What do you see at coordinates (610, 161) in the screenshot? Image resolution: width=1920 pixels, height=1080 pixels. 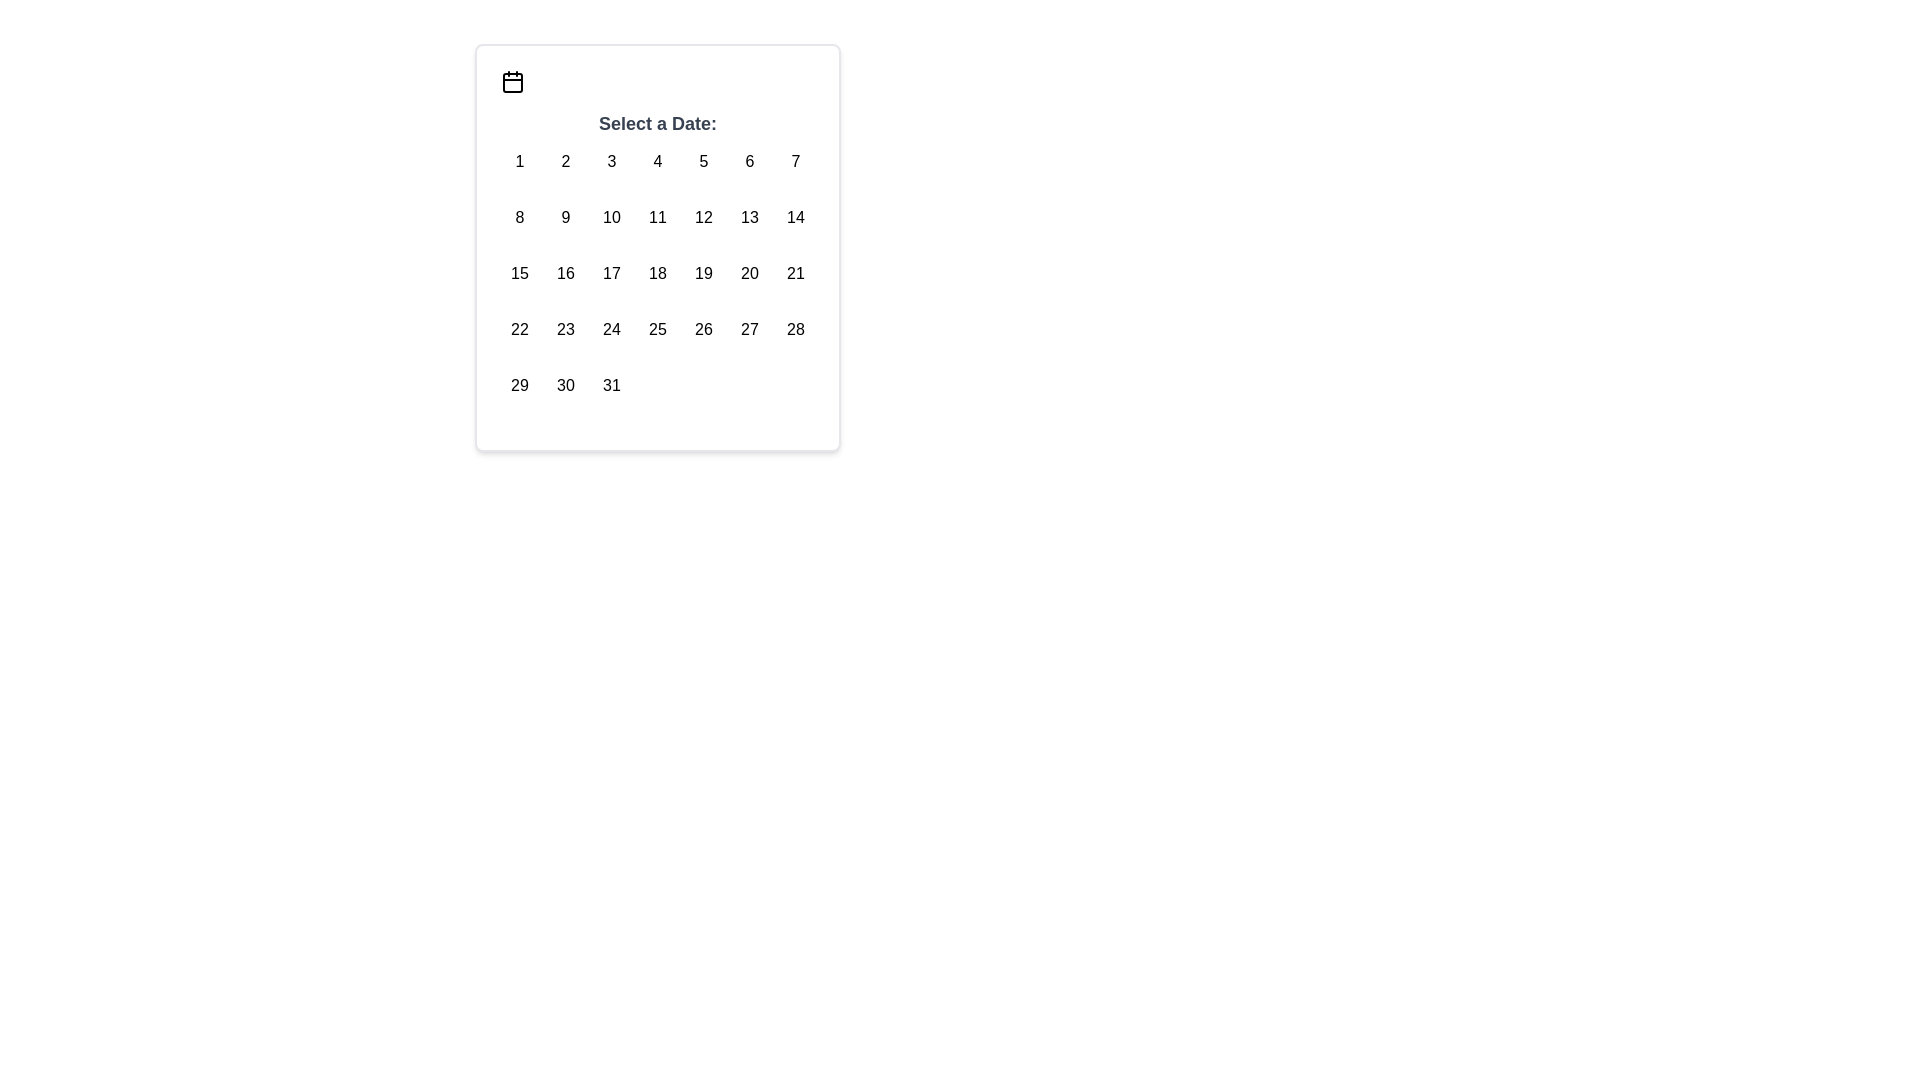 I see `the interactive button representing the third day of the month in the calendar view` at bounding box center [610, 161].